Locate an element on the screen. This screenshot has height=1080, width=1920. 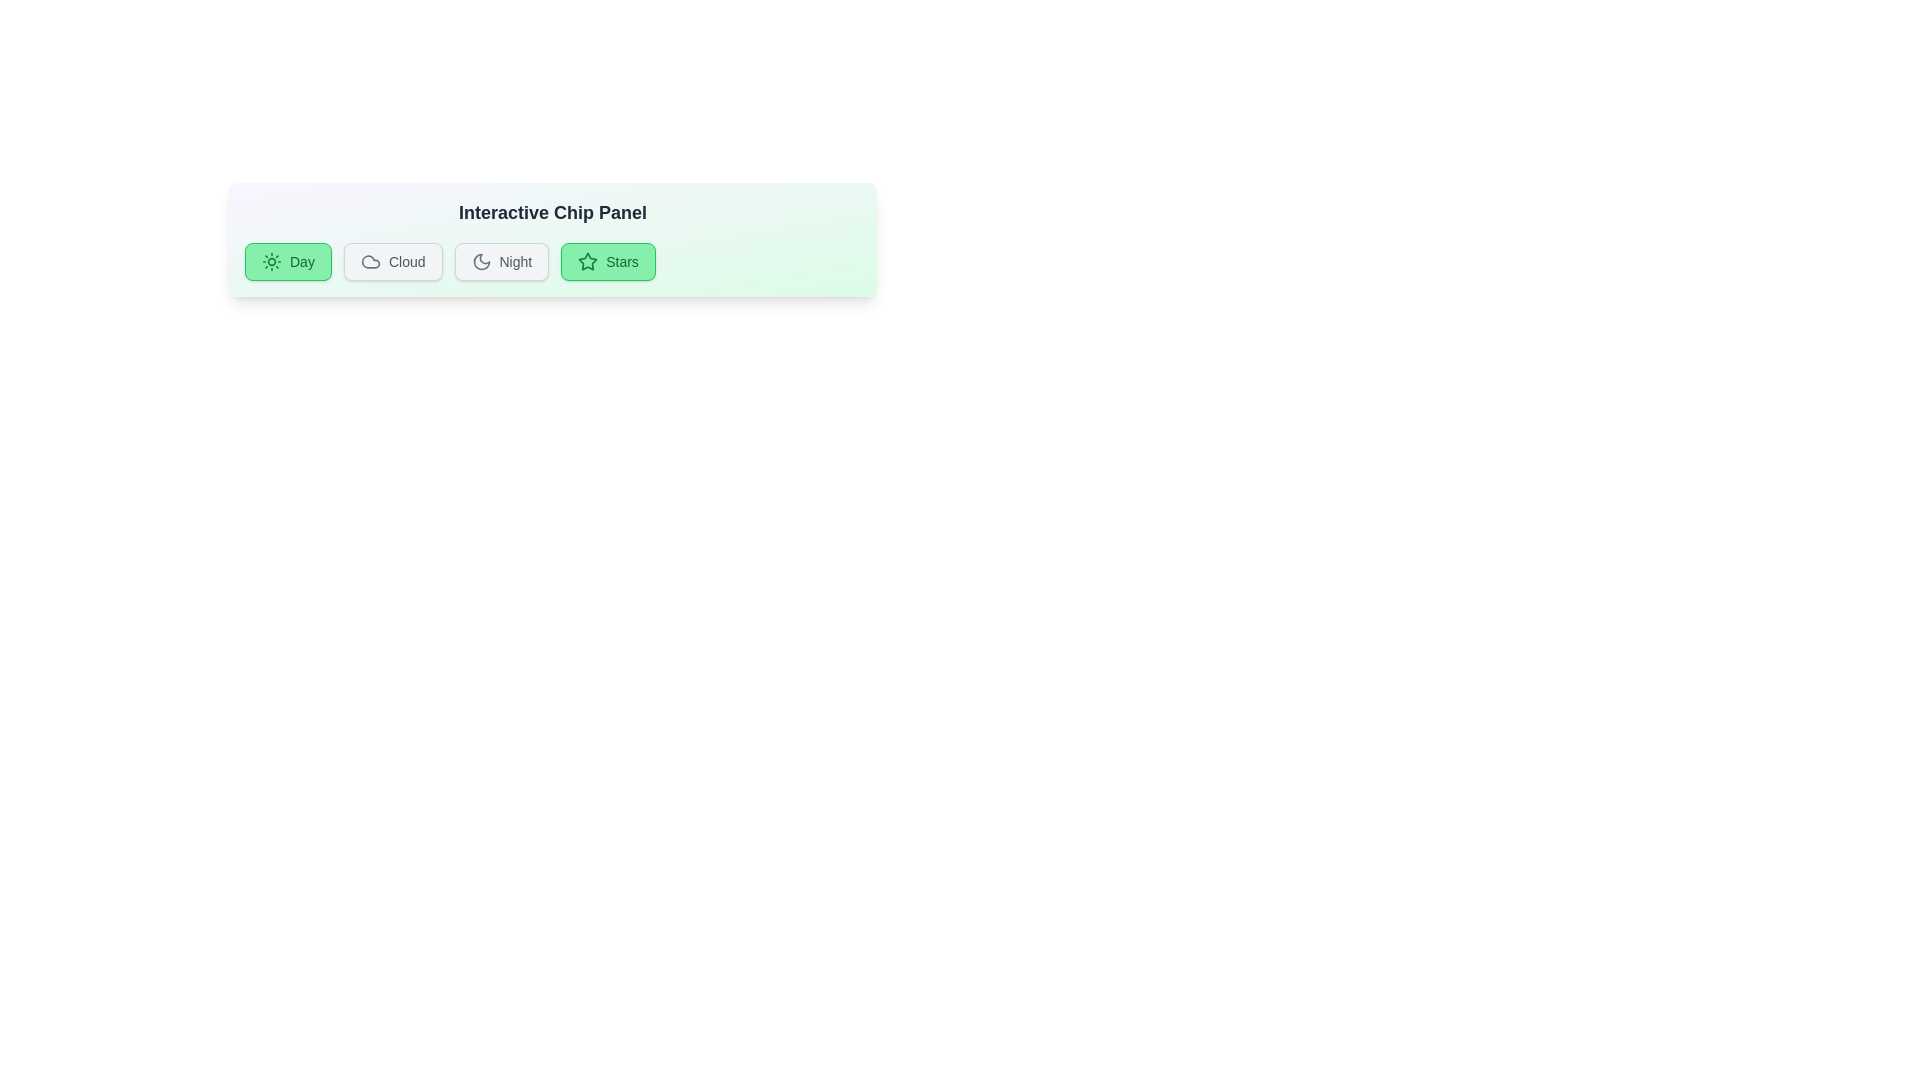
the chip labeled Night is located at coordinates (501, 261).